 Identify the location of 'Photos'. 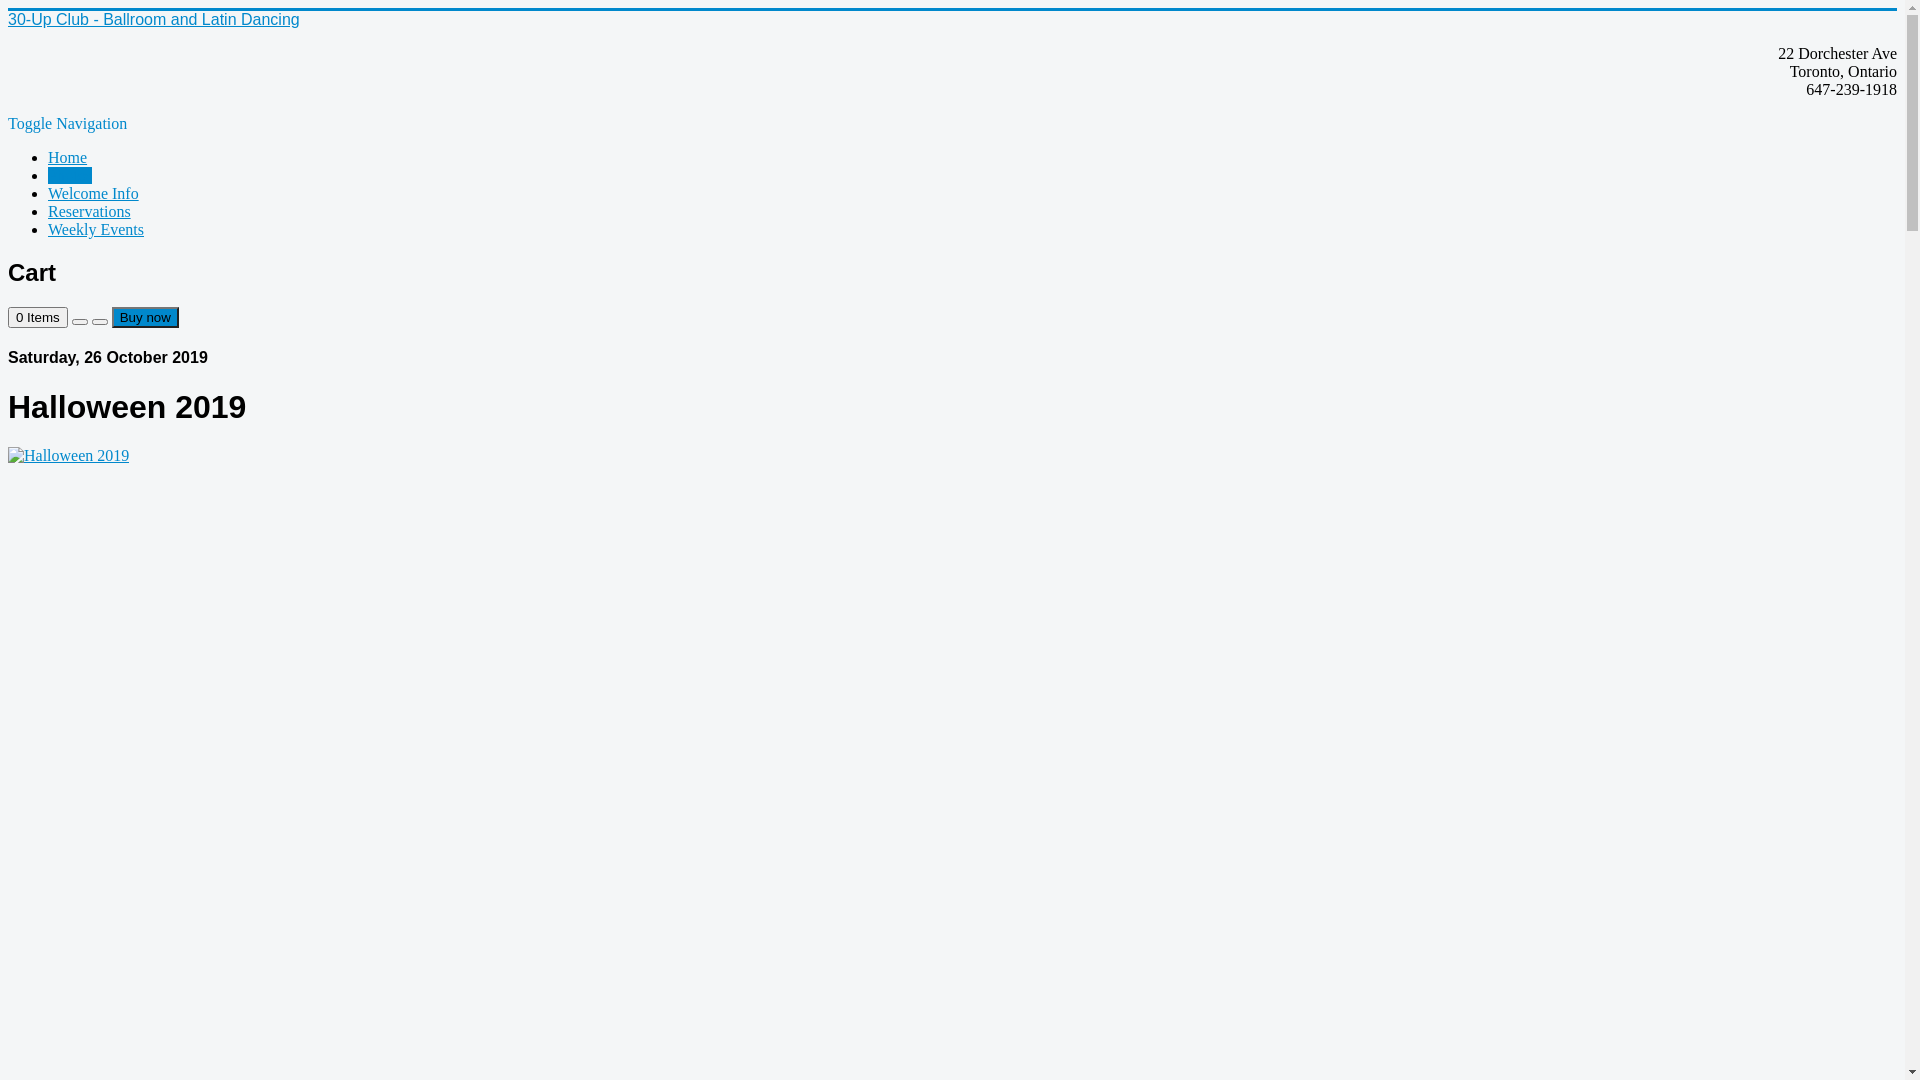
(70, 174).